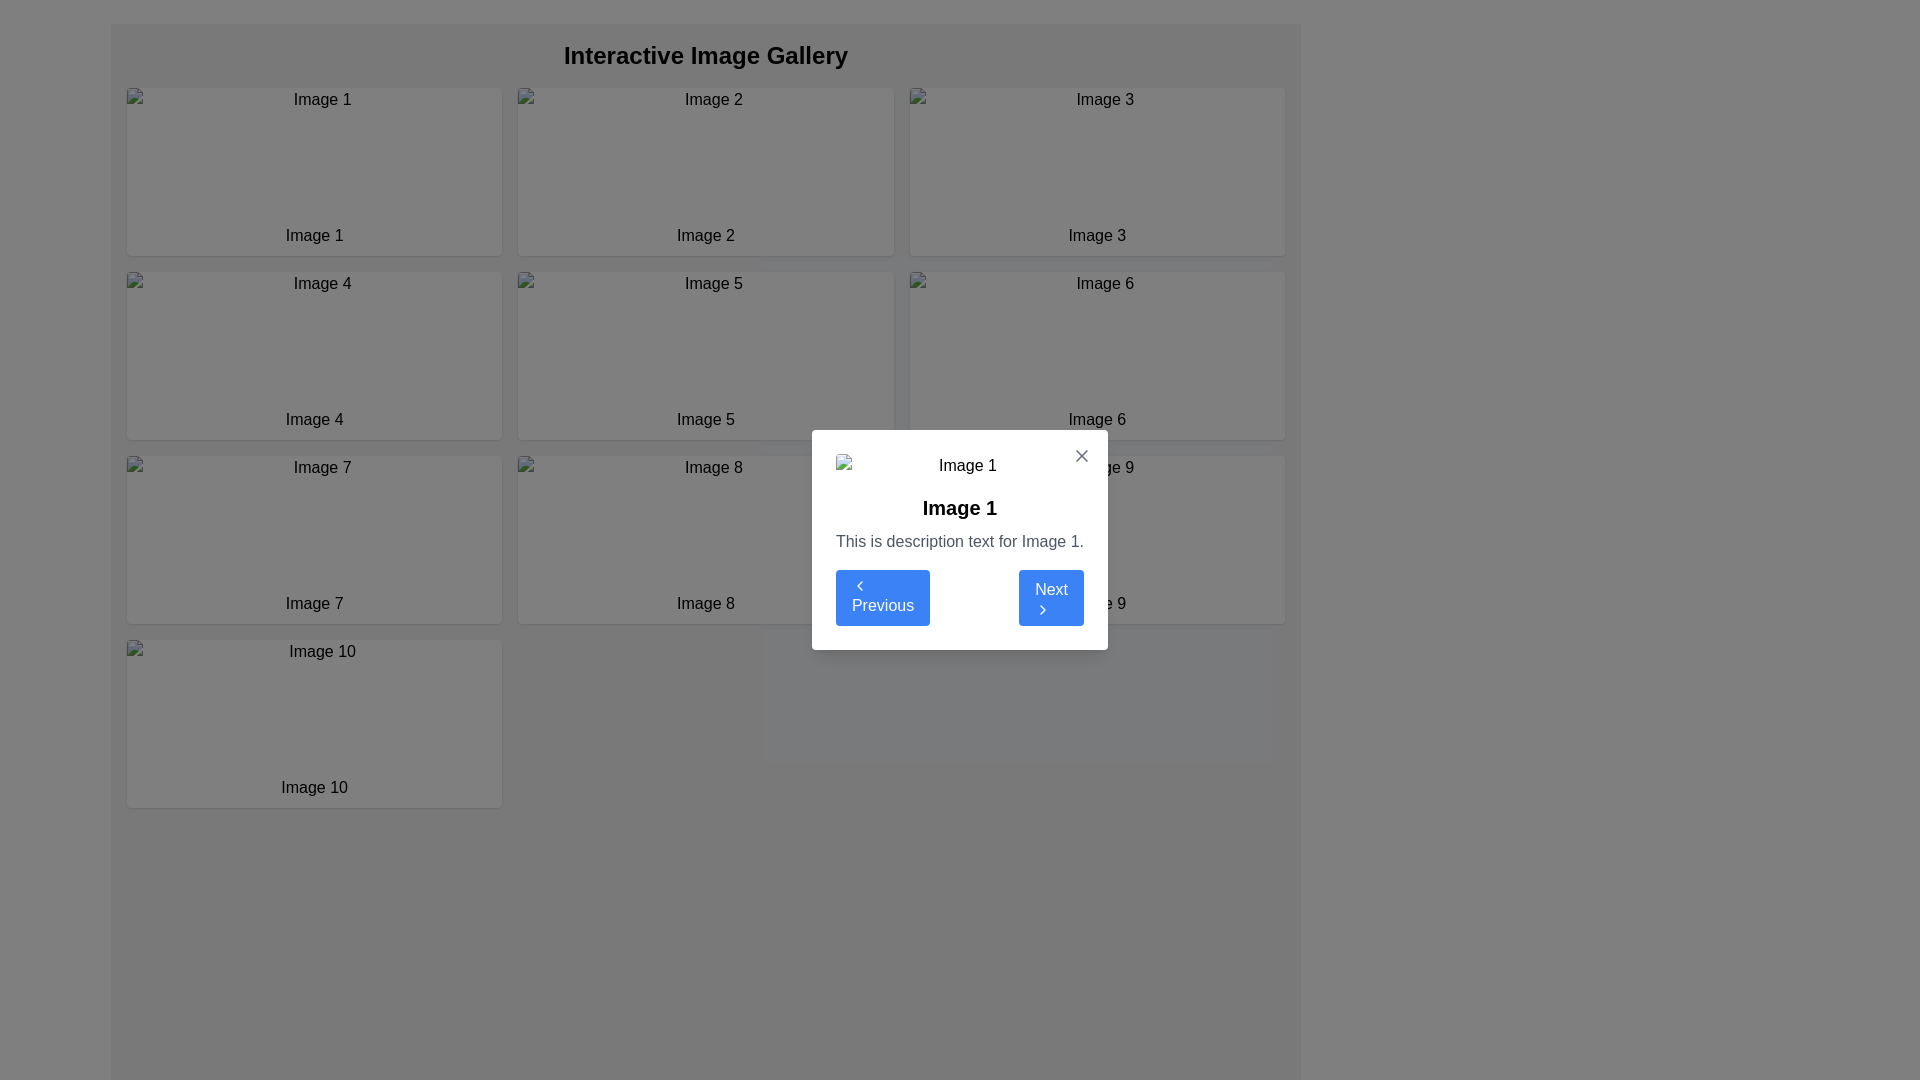 Image resolution: width=1920 pixels, height=1080 pixels. What do you see at coordinates (705, 150) in the screenshot?
I see `the visual representation of 'Image 2'` at bounding box center [705, 150].